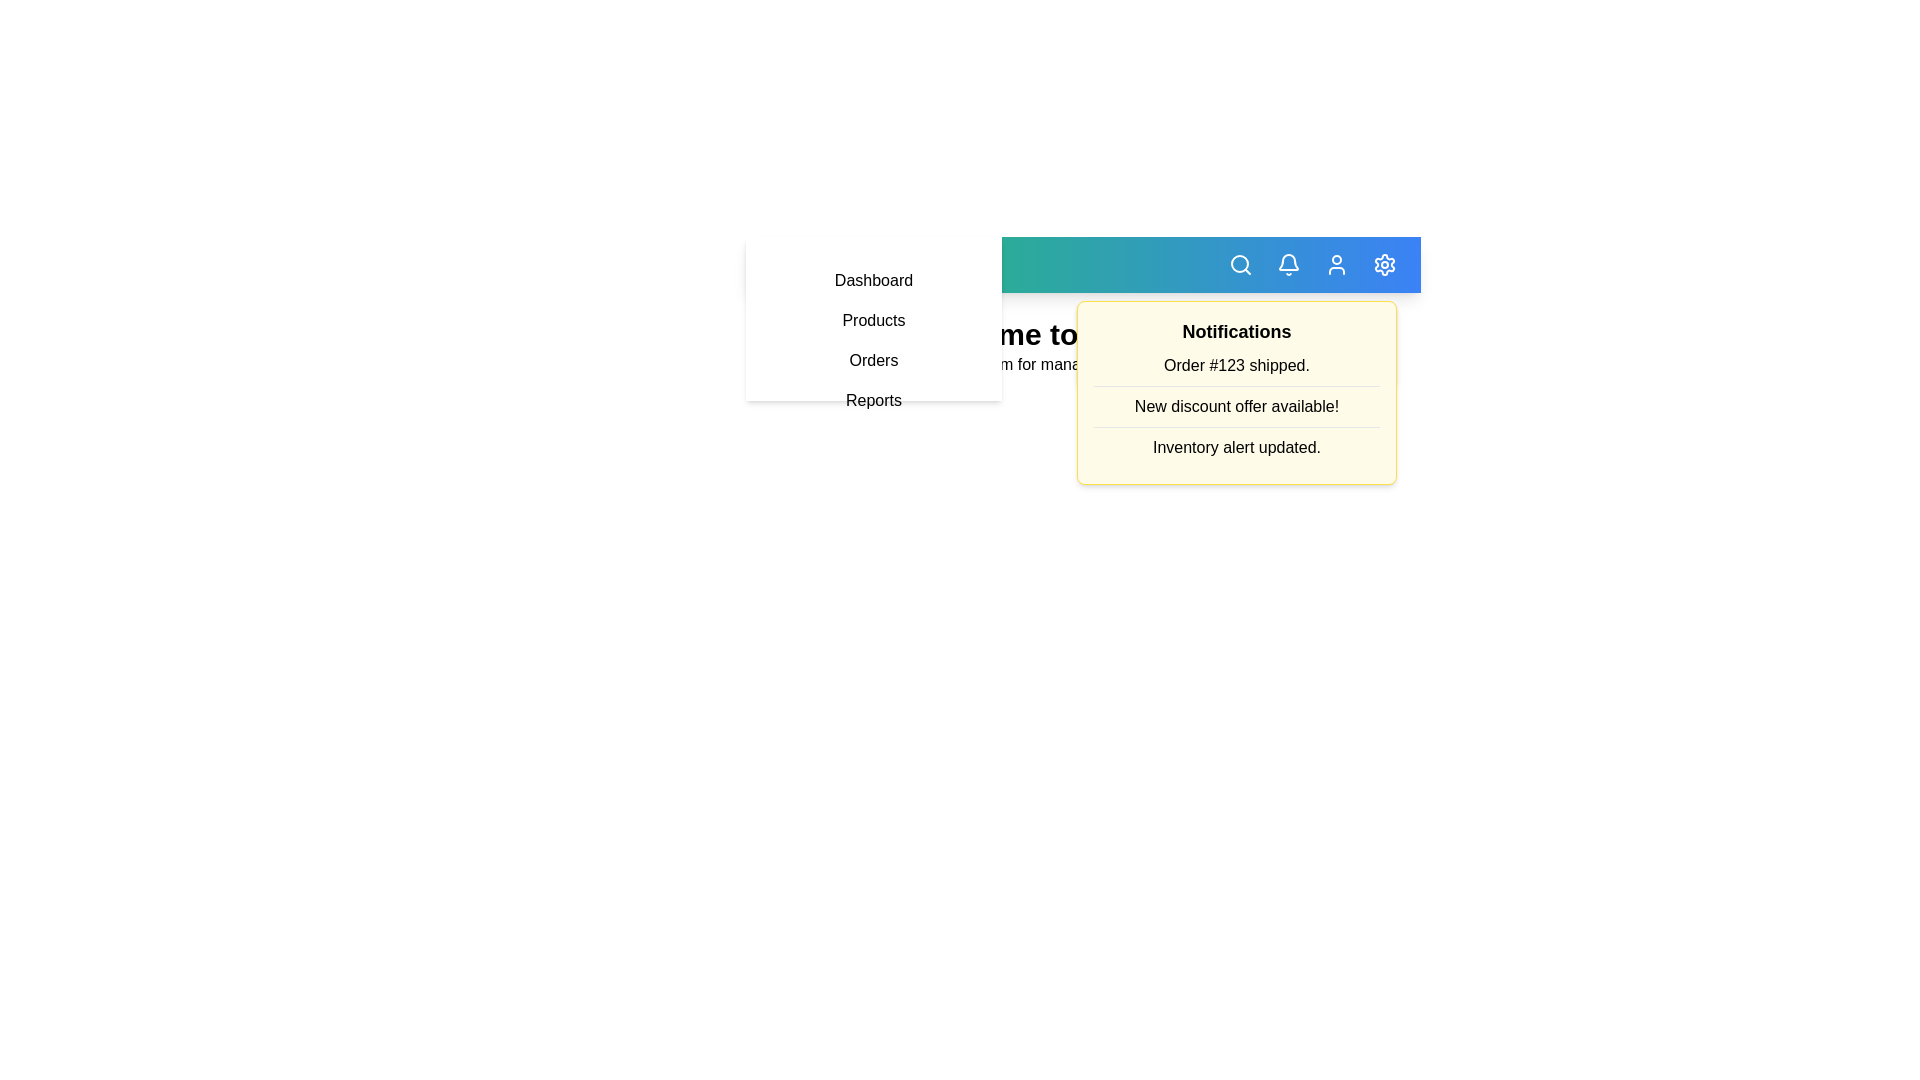 Image resolution: width=1920 pixels, height=1080 pixels. What do you see at coordinates (1236, 406) in the screenshot?
I see `the notification text label that reads 'New discount offer available!'` at bounding box center [1236, 406].